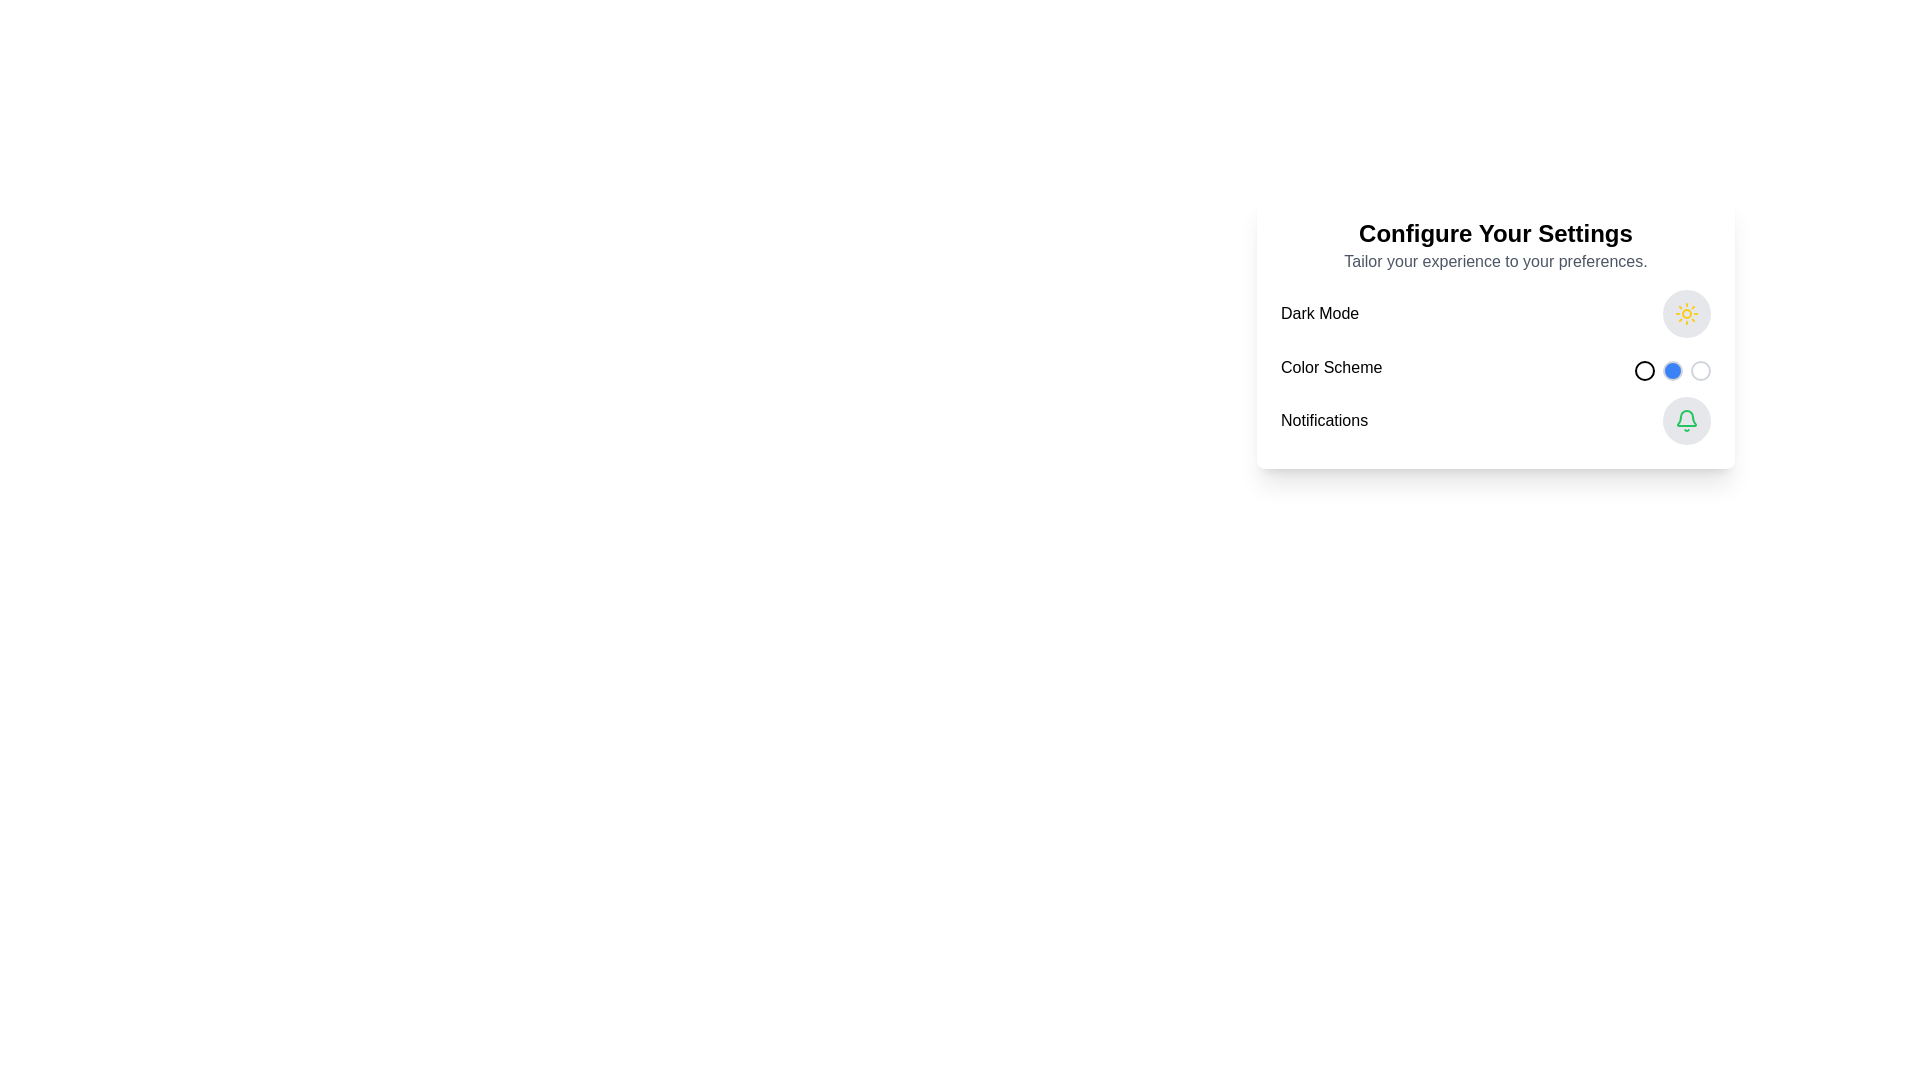  I want to click on the header text label located at the top-center of the configuration dialog box, which serves as the primary title for the settings interface, so click(1496, 233).